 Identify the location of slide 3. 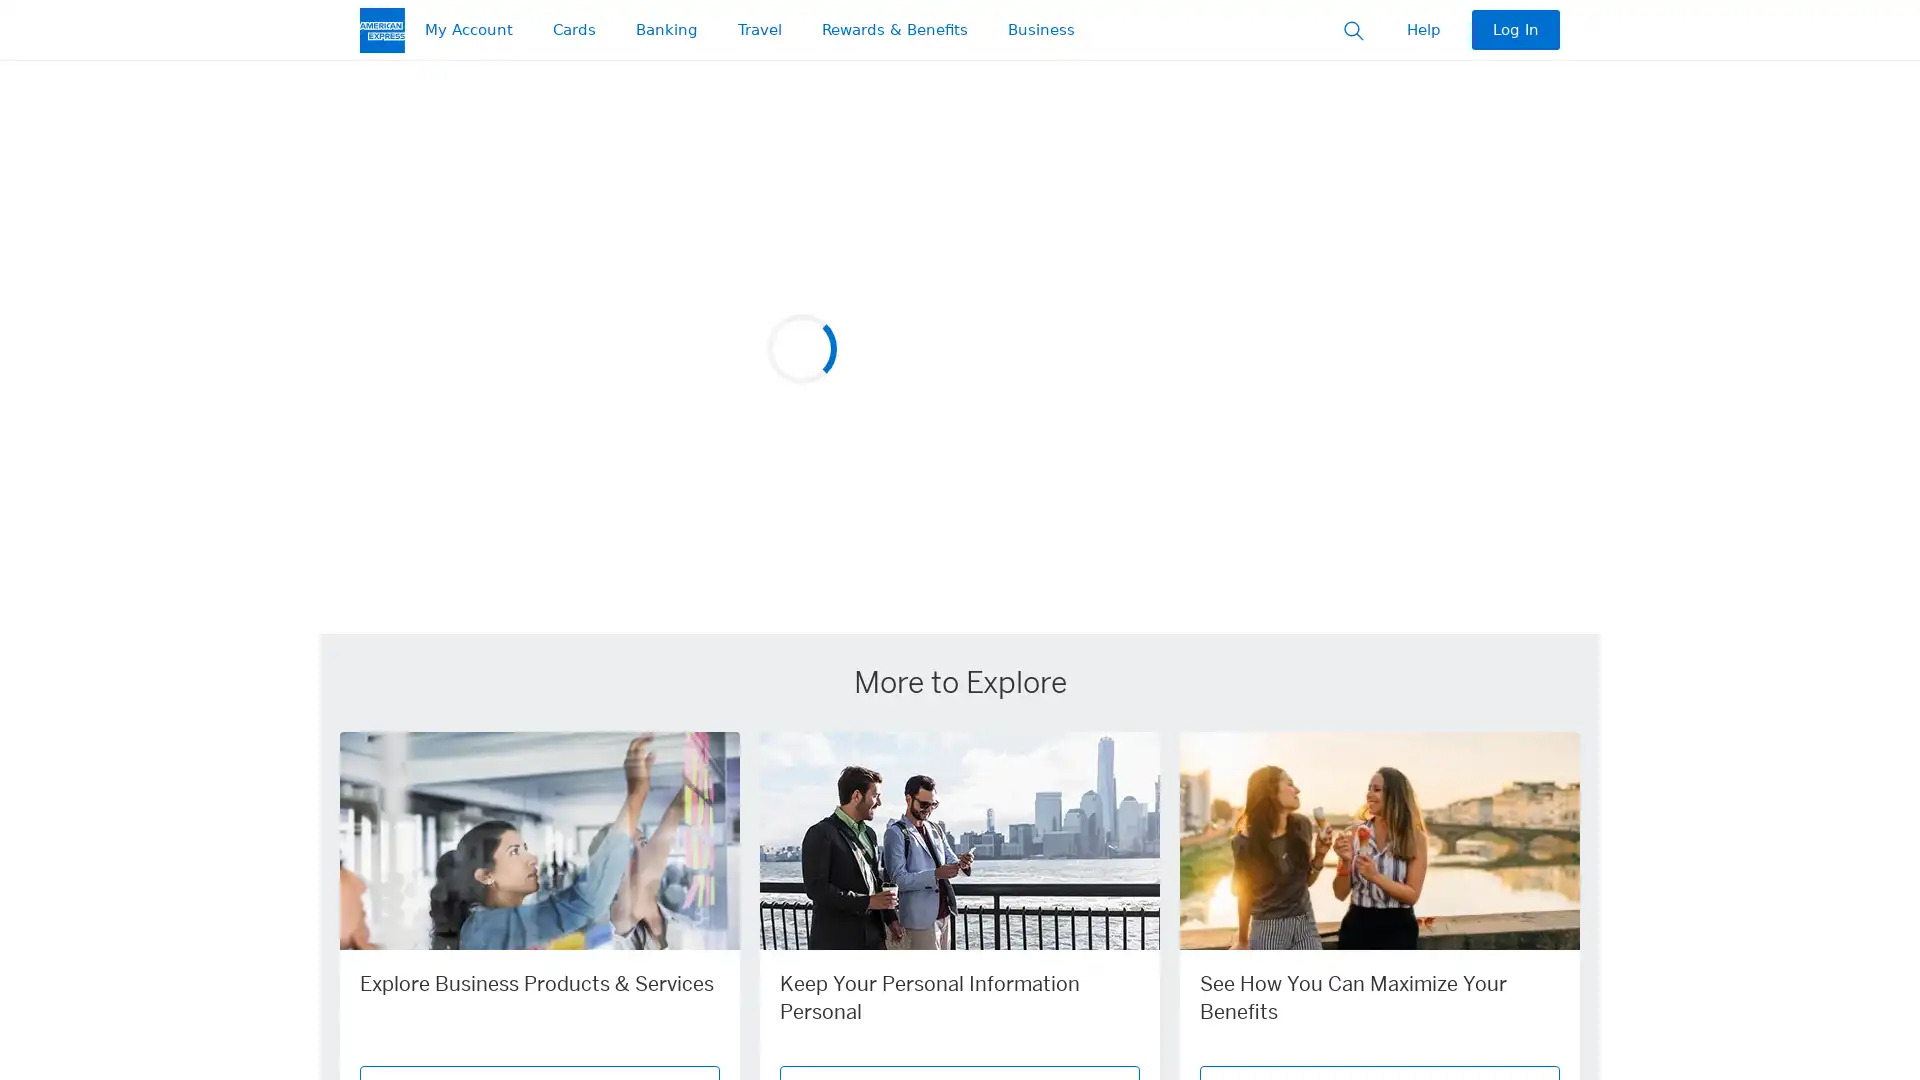
(928, 866).